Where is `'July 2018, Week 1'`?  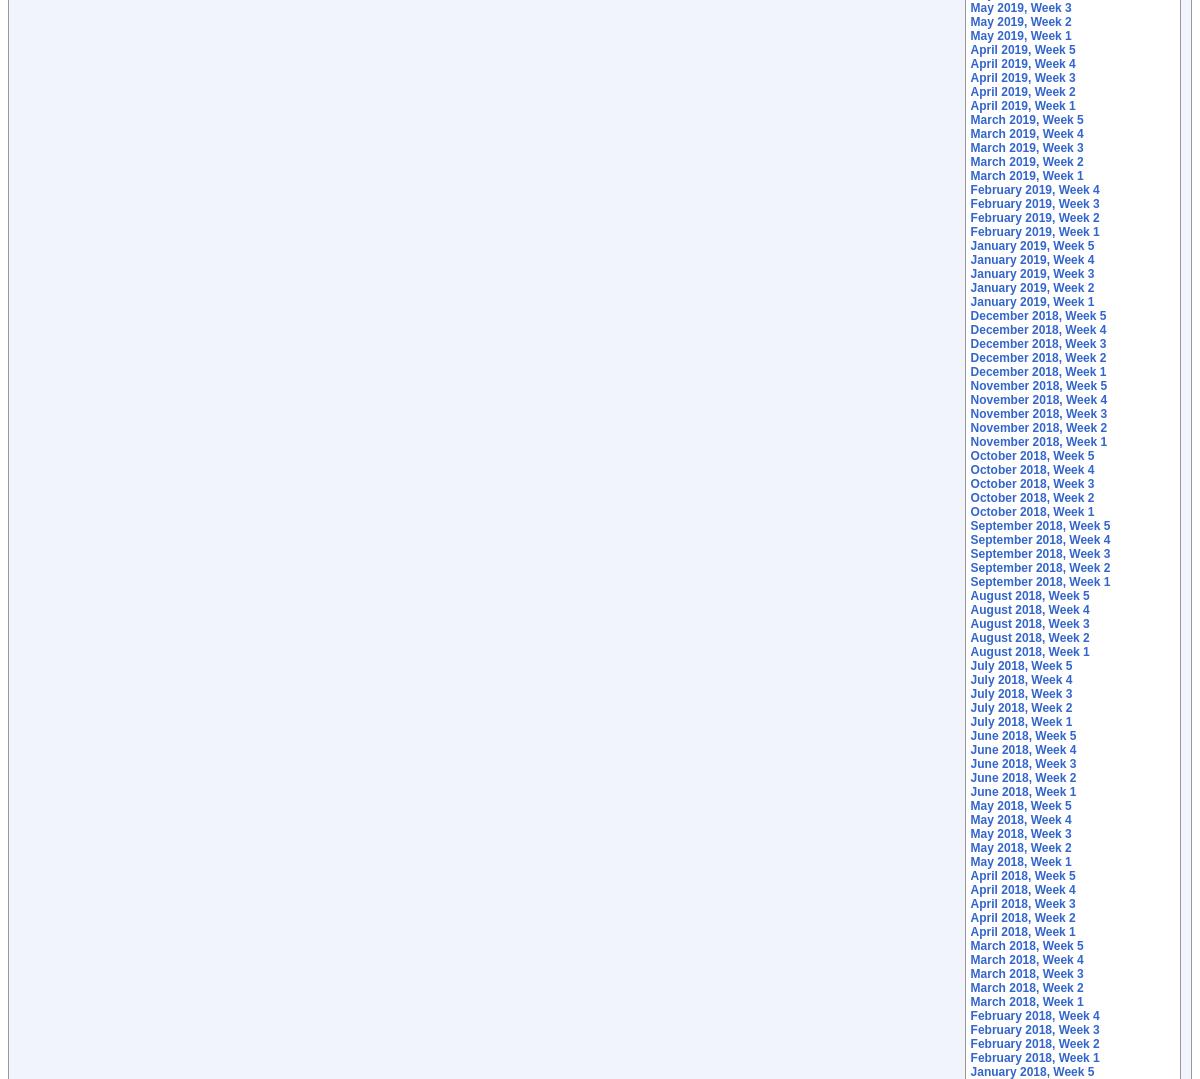 'July 2018, Week 1' is located at coordinates (1020, 720).